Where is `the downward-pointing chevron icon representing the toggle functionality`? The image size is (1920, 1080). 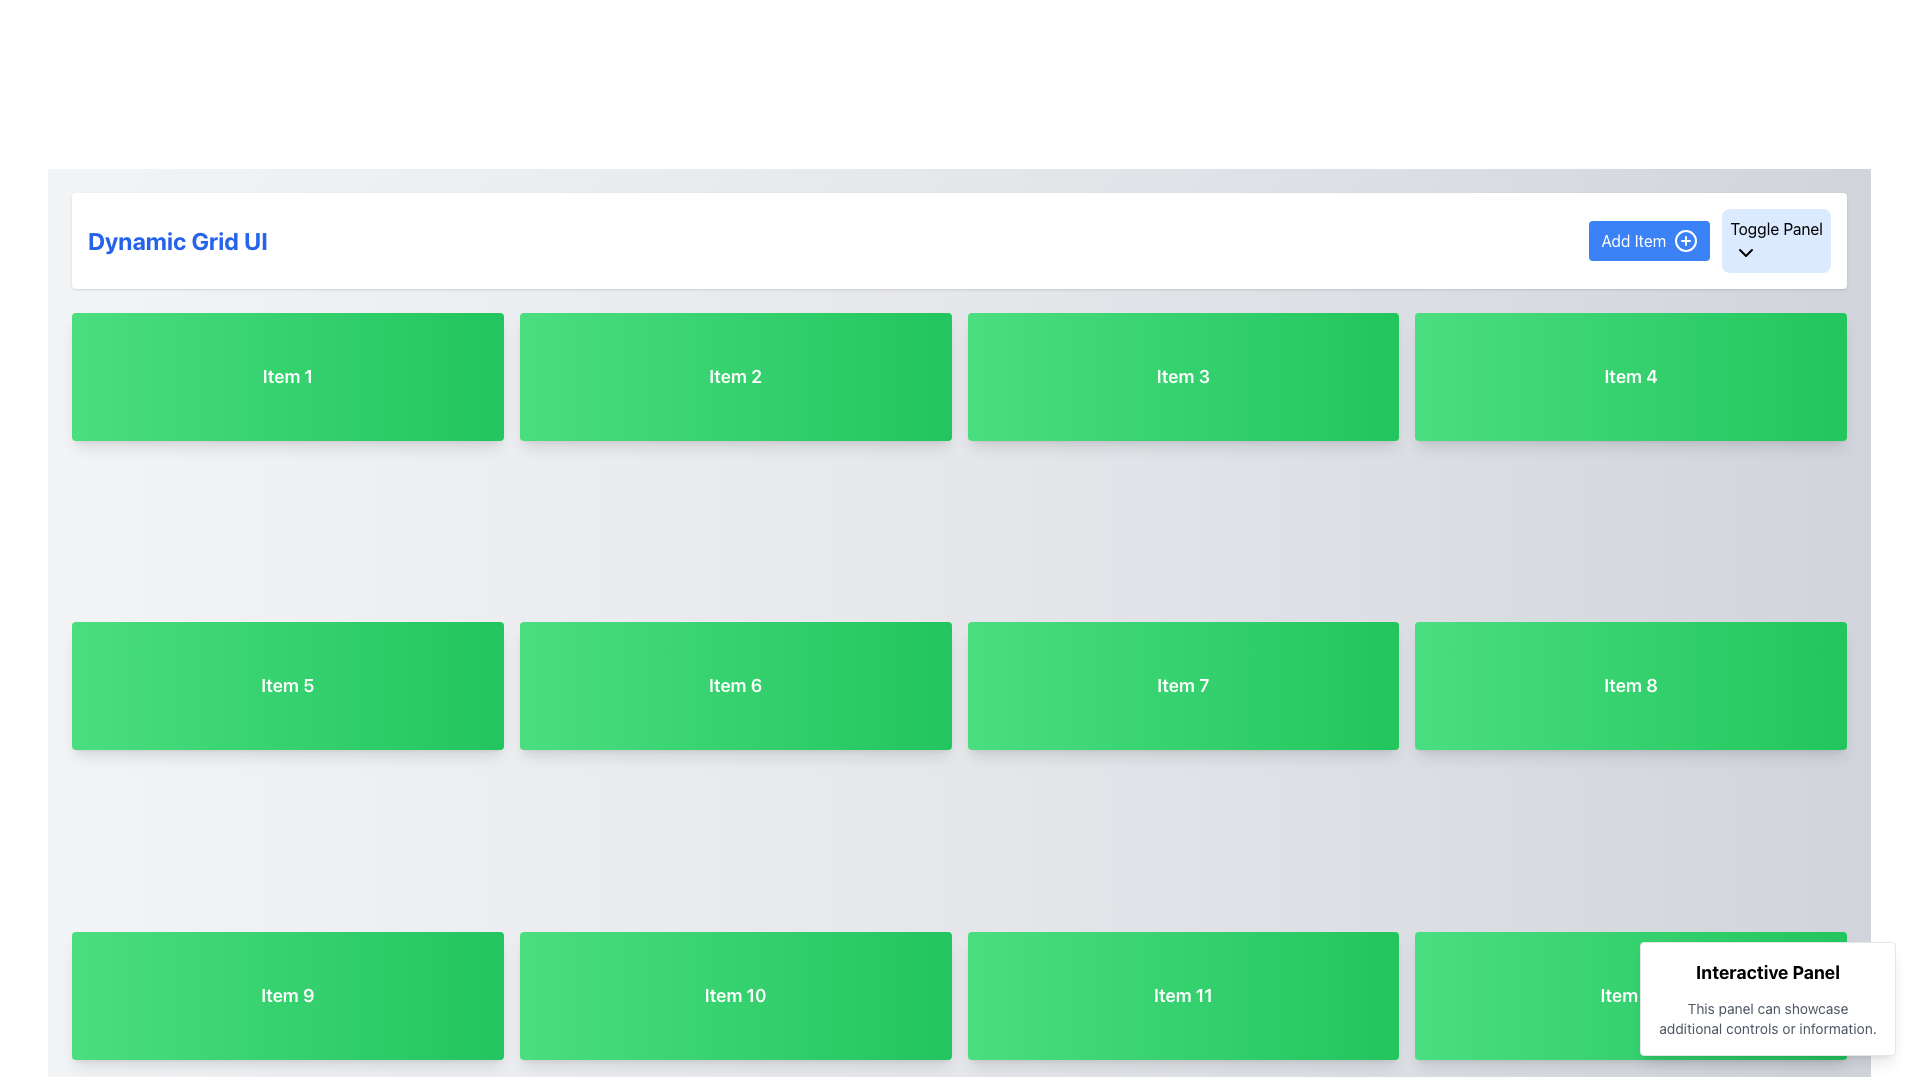
the downward-pointing chevron icon representing the toggle functionality is located at coordinates (1745, 252).